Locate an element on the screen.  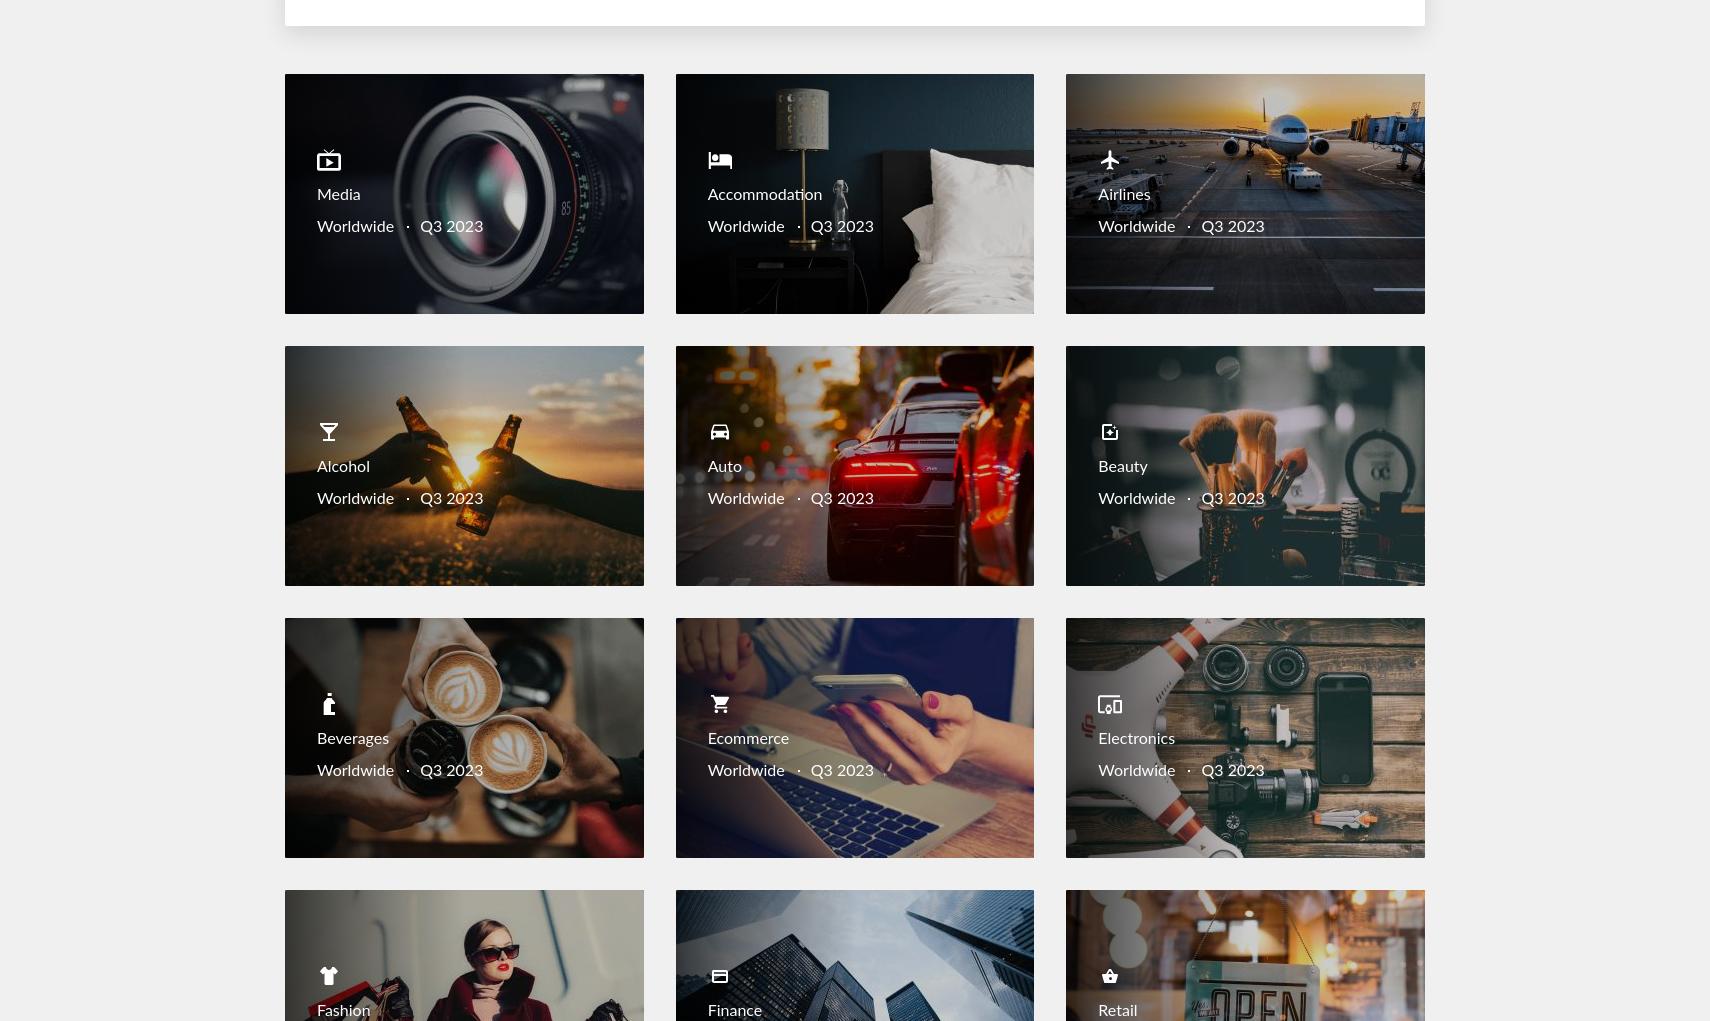
'Finance' is located at coordinates (707, 1010).